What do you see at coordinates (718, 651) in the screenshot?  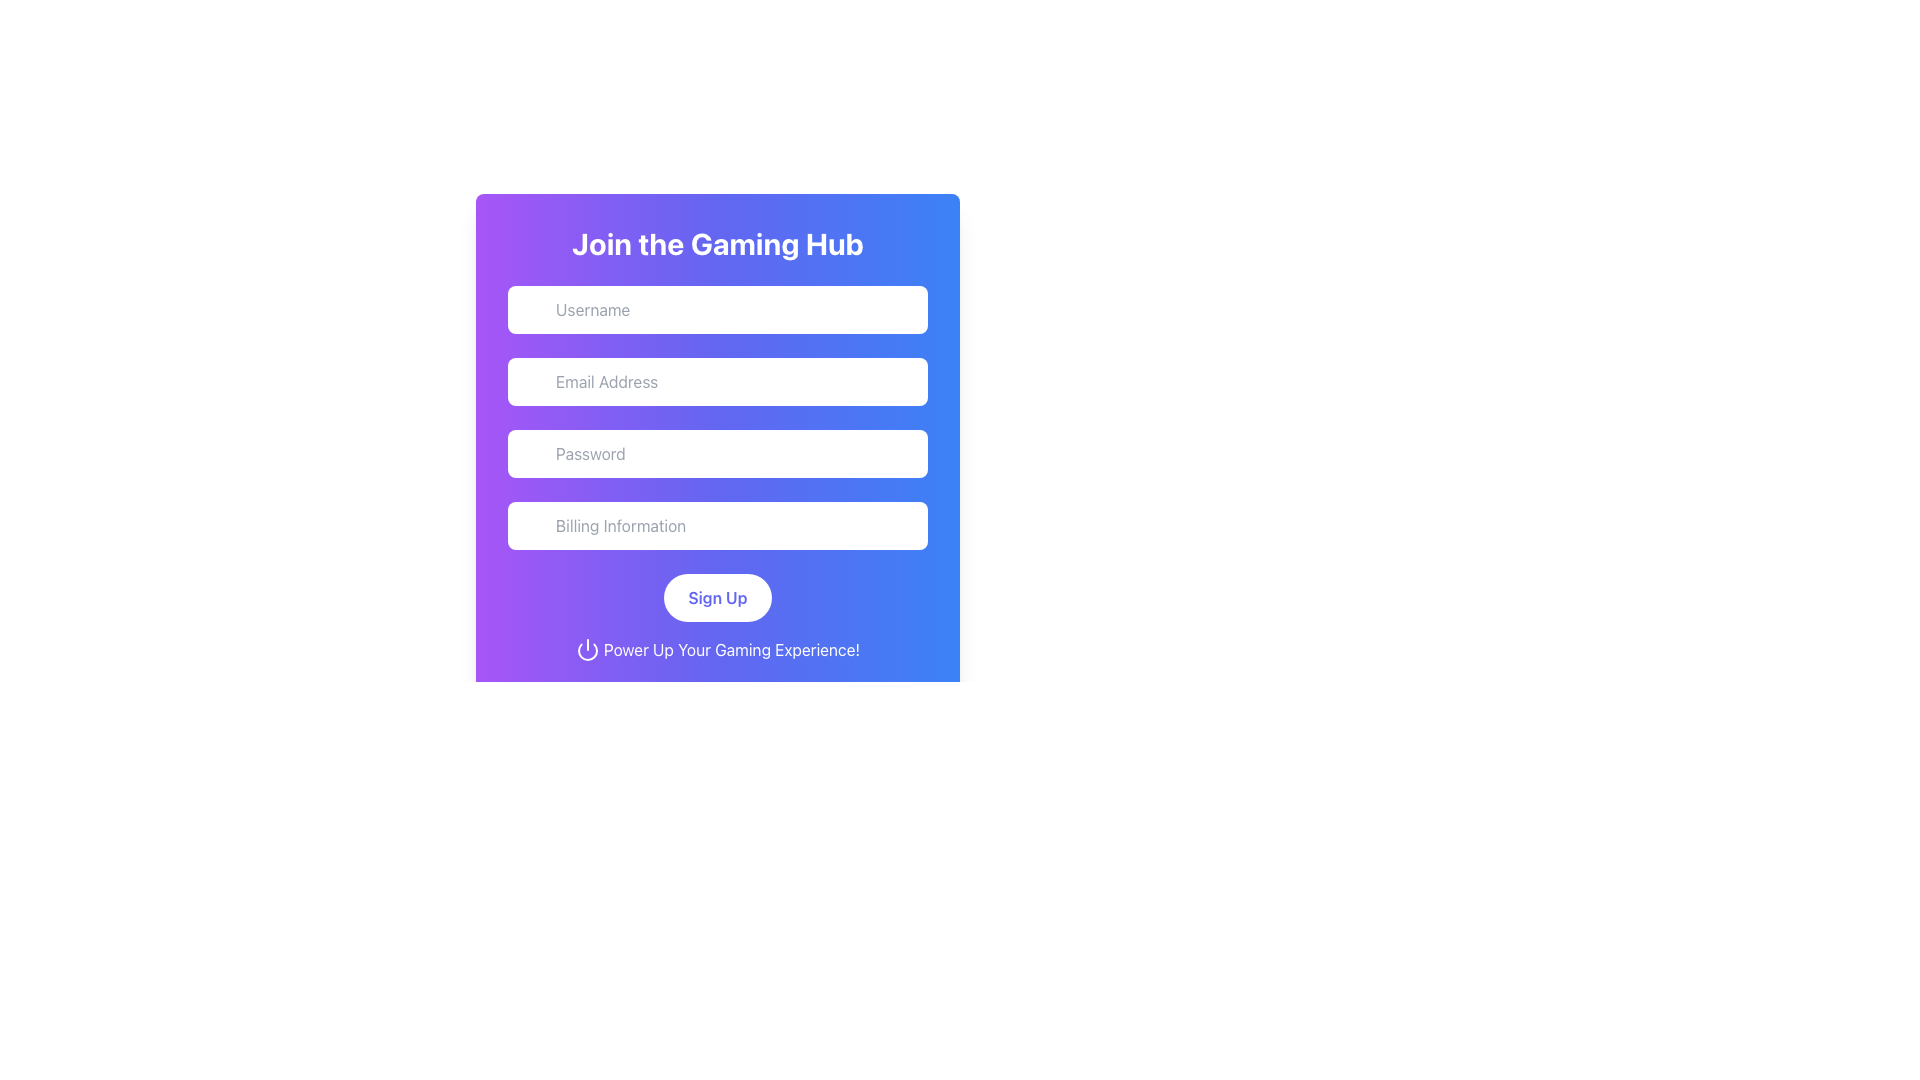 I see `the text label with the content 'Power Up Your Gaming Experience!' which is located at the bottom of the vibrant gradient card layout, directly below the 'Sign Up' button` at bounding box center [718, 651].